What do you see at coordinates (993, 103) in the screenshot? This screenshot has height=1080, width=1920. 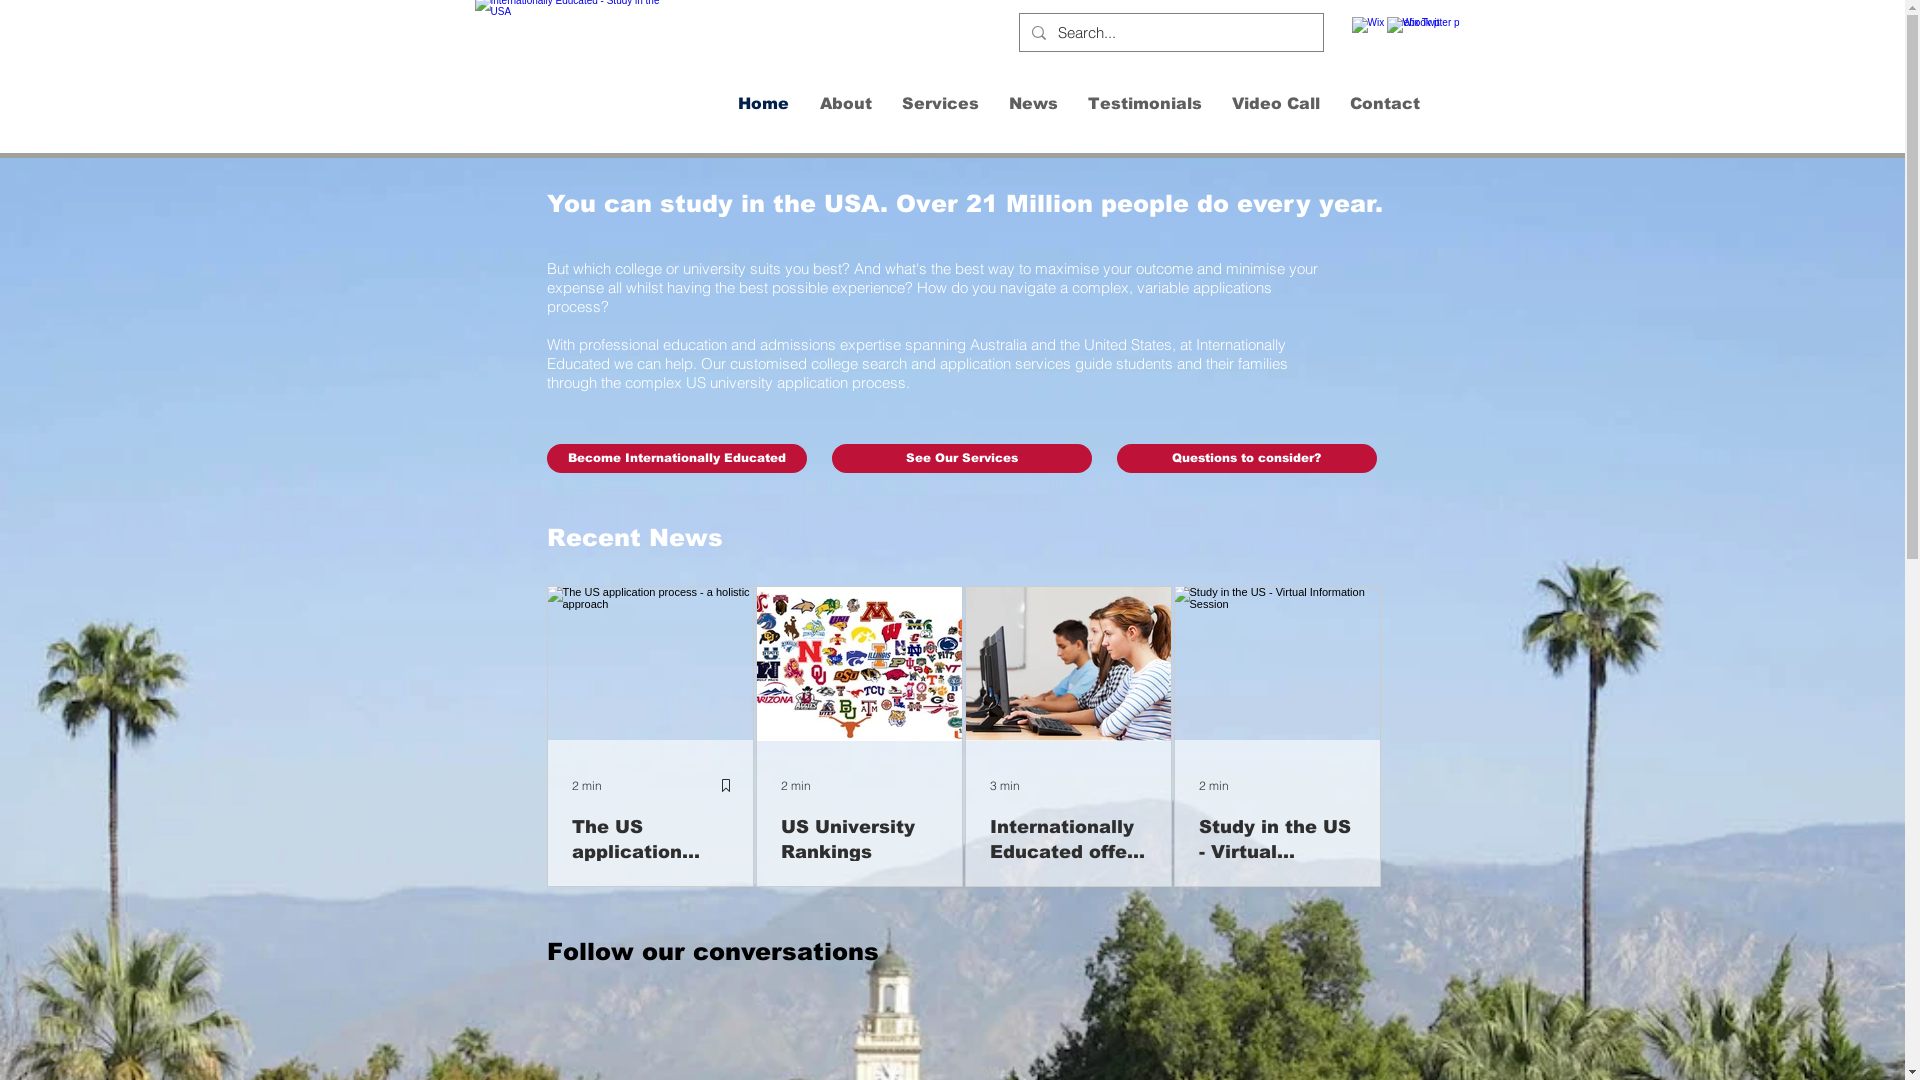 I see `'News'` at bounding box center [993, 103].